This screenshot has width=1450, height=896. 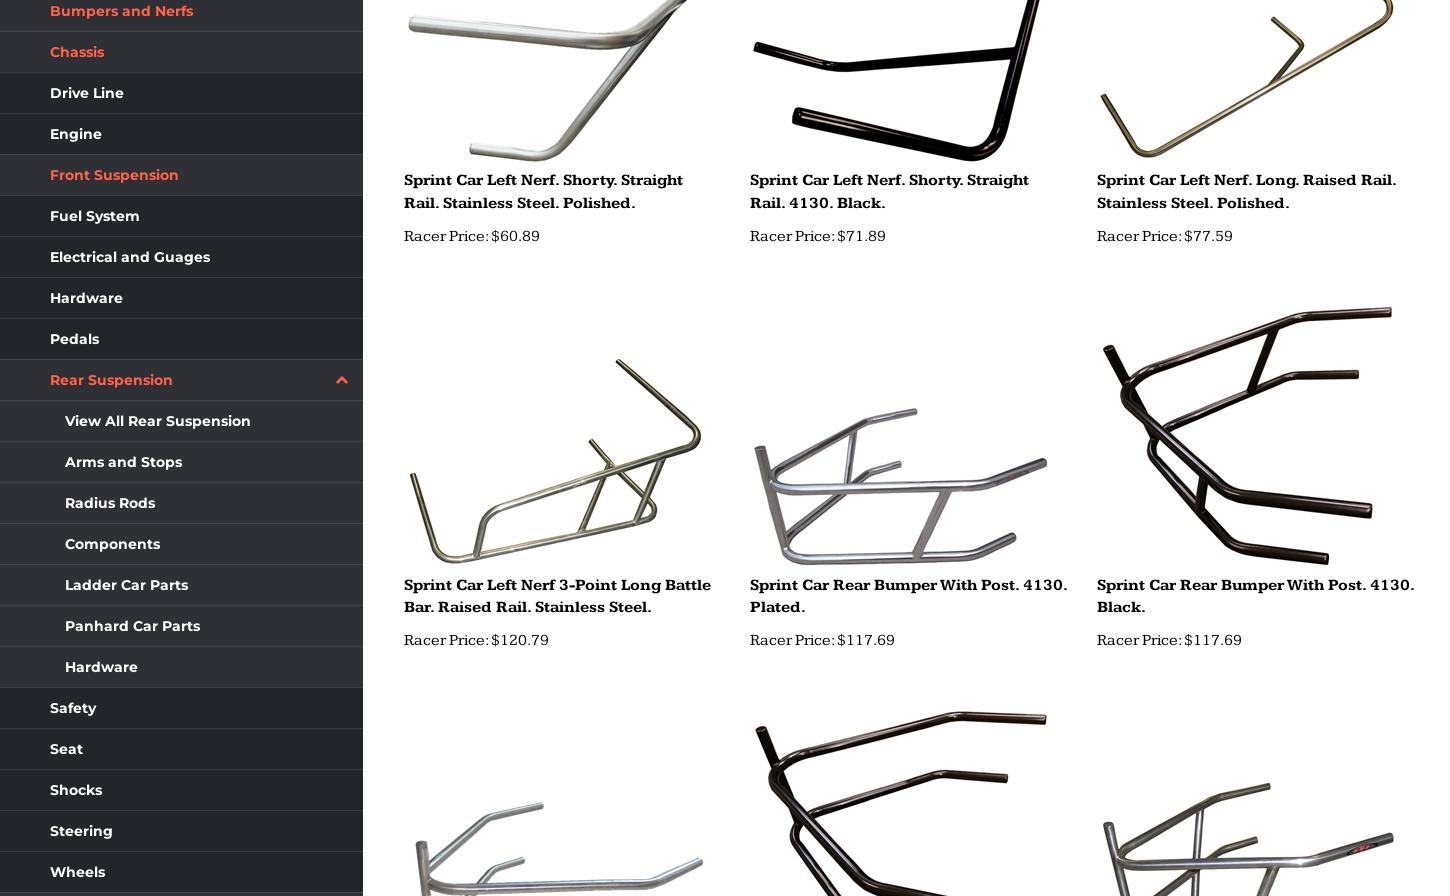 I want to click on 'Panhard Car Parts', so click(x=131, y=626).